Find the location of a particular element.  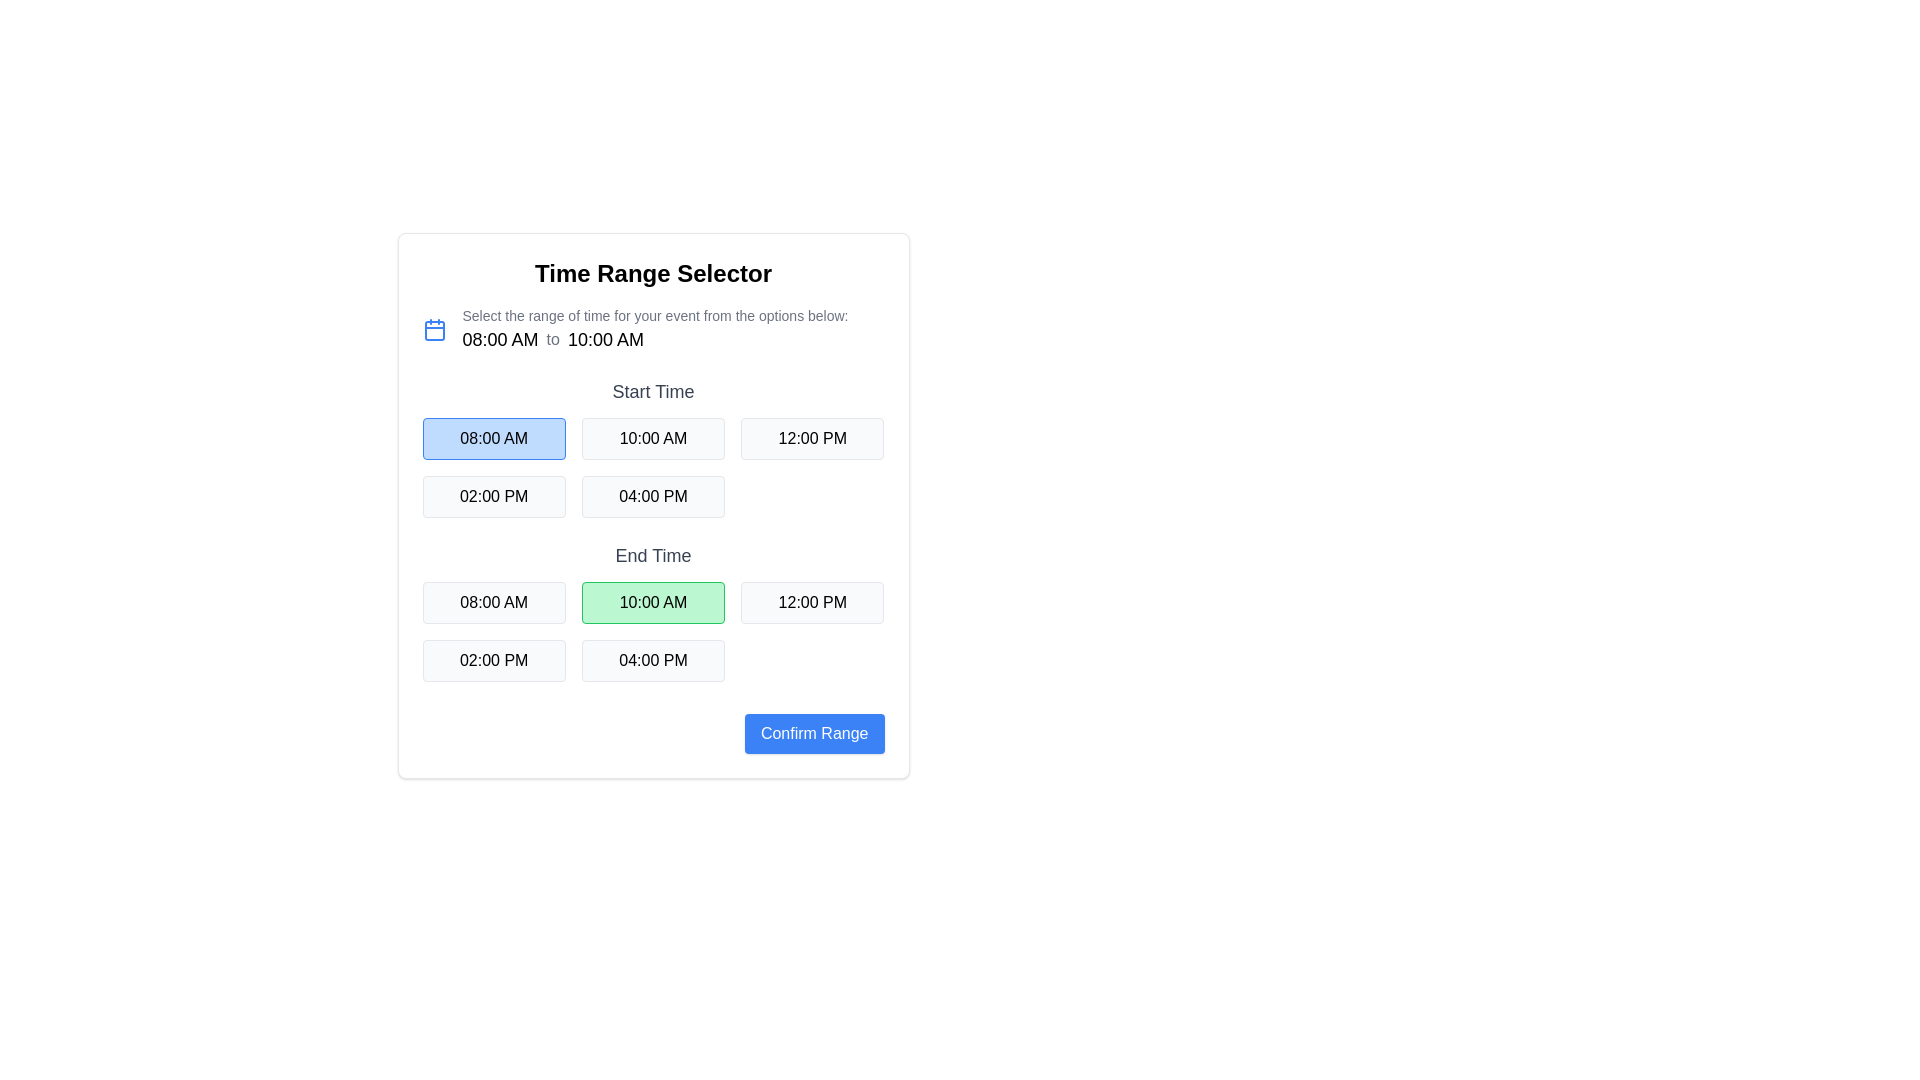

the button displaying '10:00 AM' under the 'Start Time' section to trigger the hover effect is located at coordinates (653, 446).